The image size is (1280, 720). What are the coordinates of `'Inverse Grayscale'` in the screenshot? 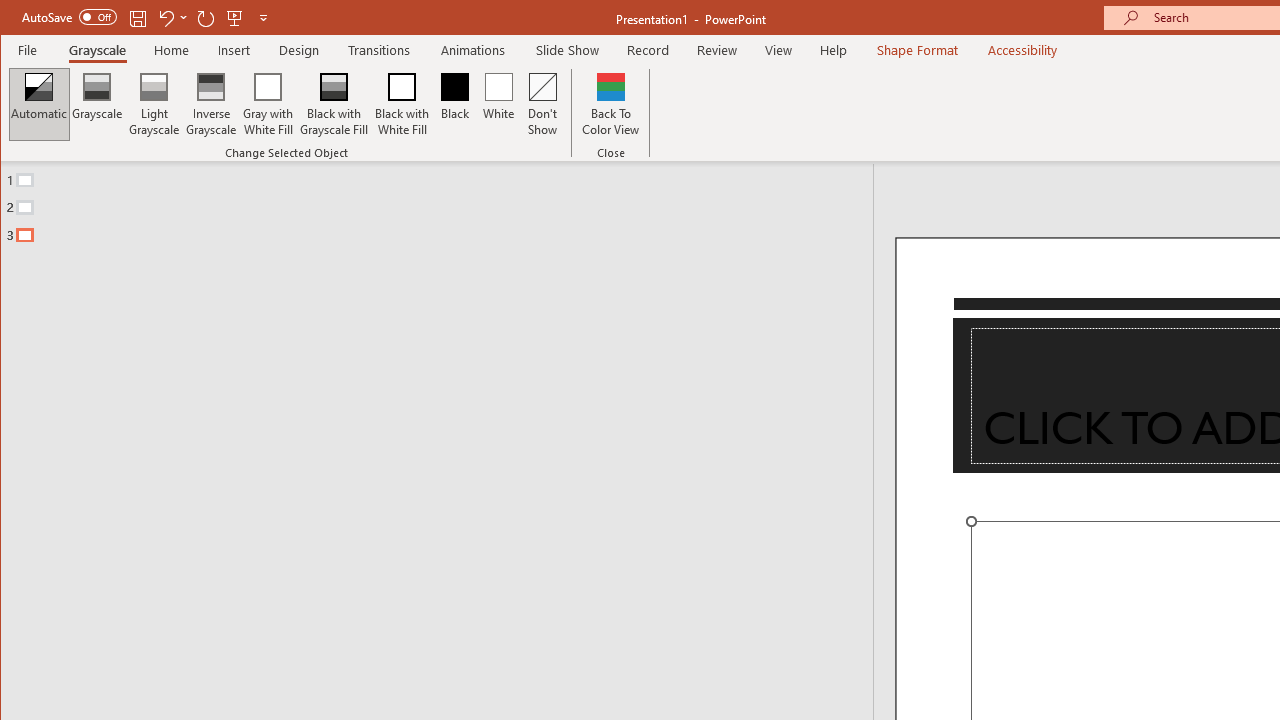 It's located at (211, 104).